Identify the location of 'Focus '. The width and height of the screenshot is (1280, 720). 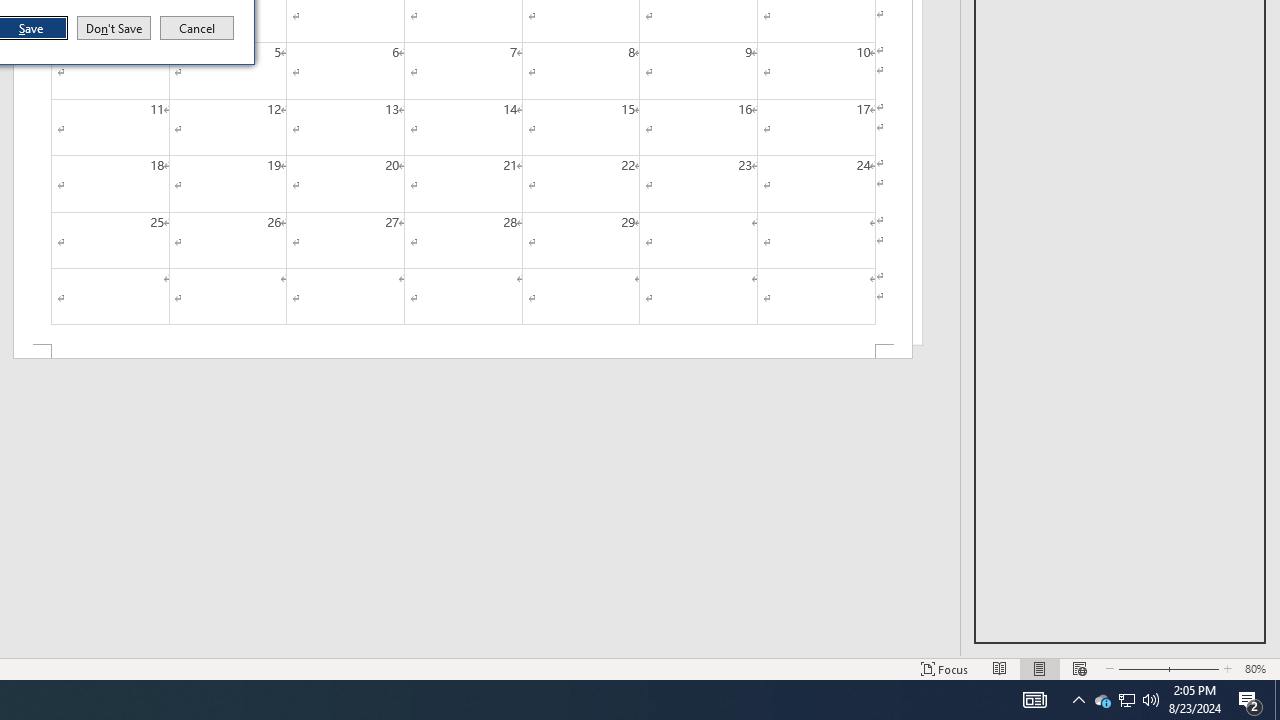
(943, 669).